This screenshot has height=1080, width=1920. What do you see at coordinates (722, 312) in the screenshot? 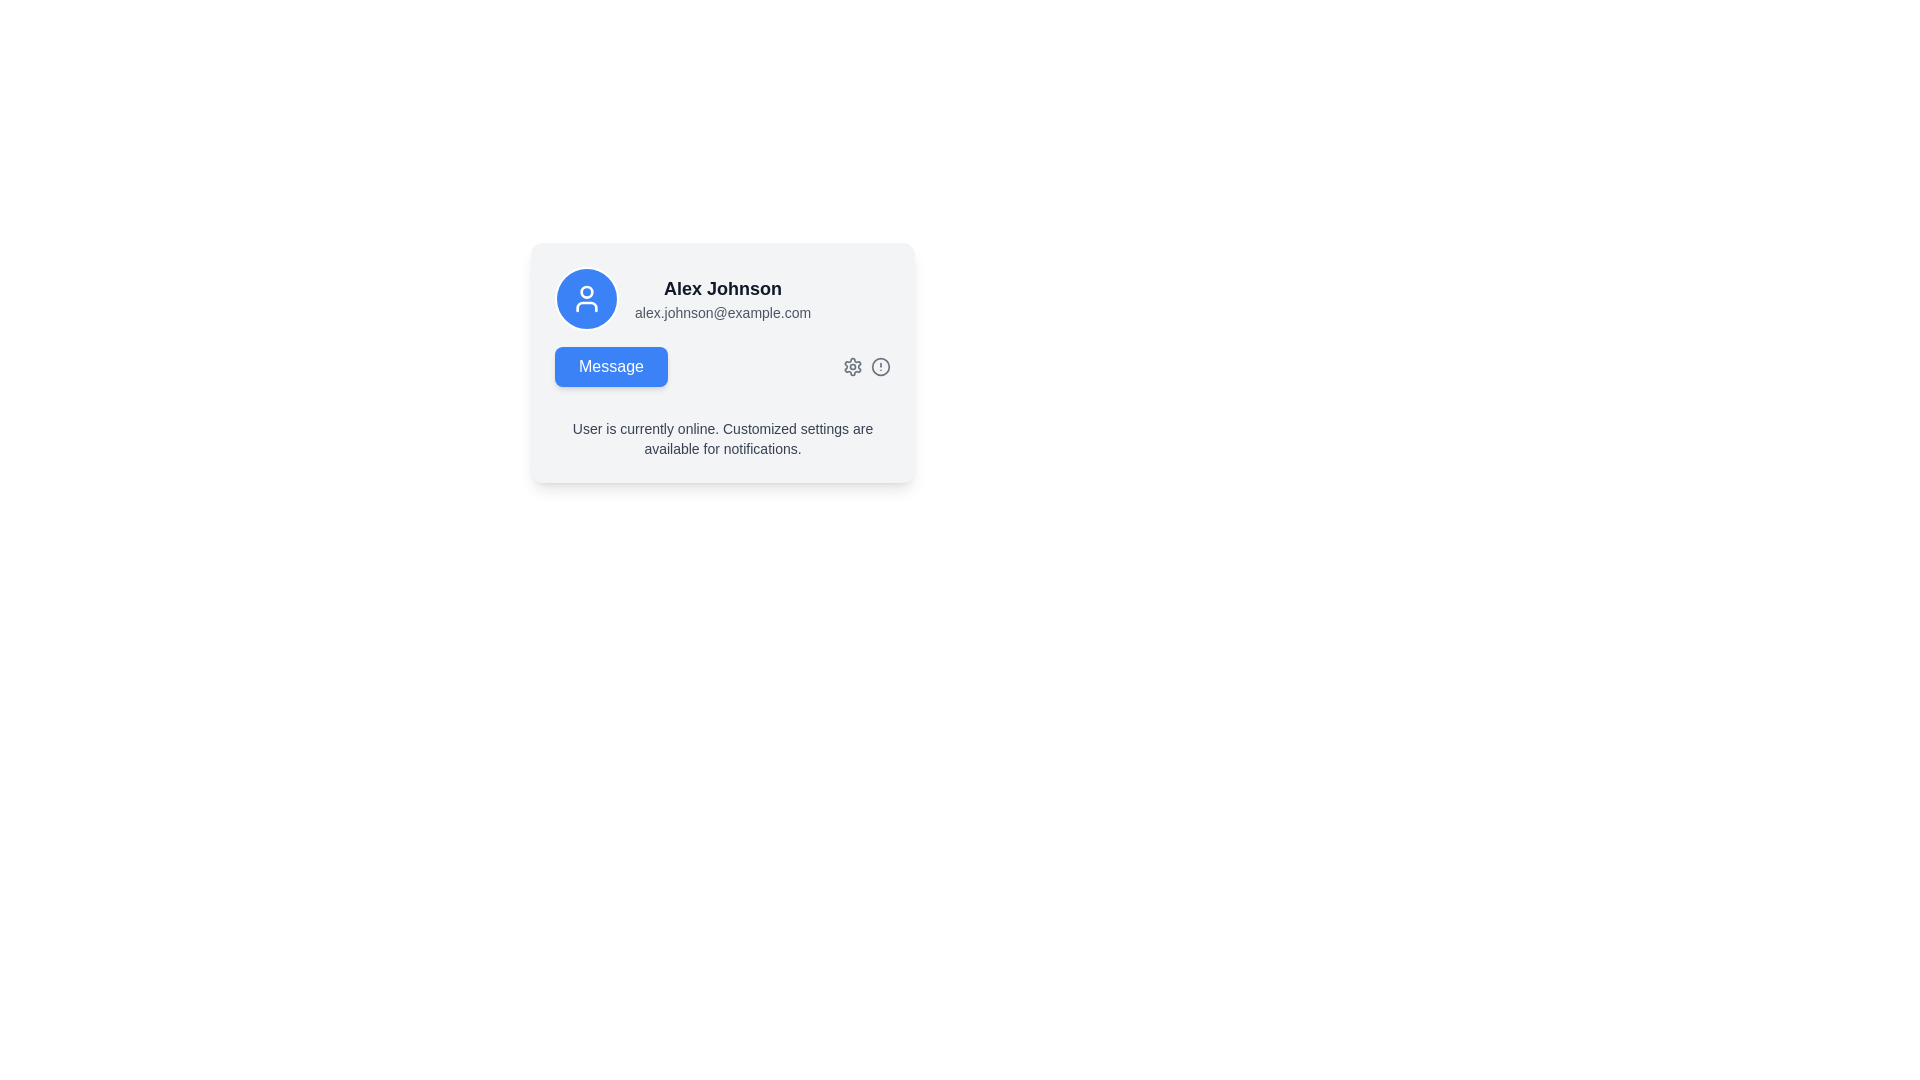
I see `the static text element displaying the email address 'alex.johnson@example.com', which is styled in small grey text and located beneath 'Alex Johnson' within the user profile card interface` at bounding box center [722, 312].